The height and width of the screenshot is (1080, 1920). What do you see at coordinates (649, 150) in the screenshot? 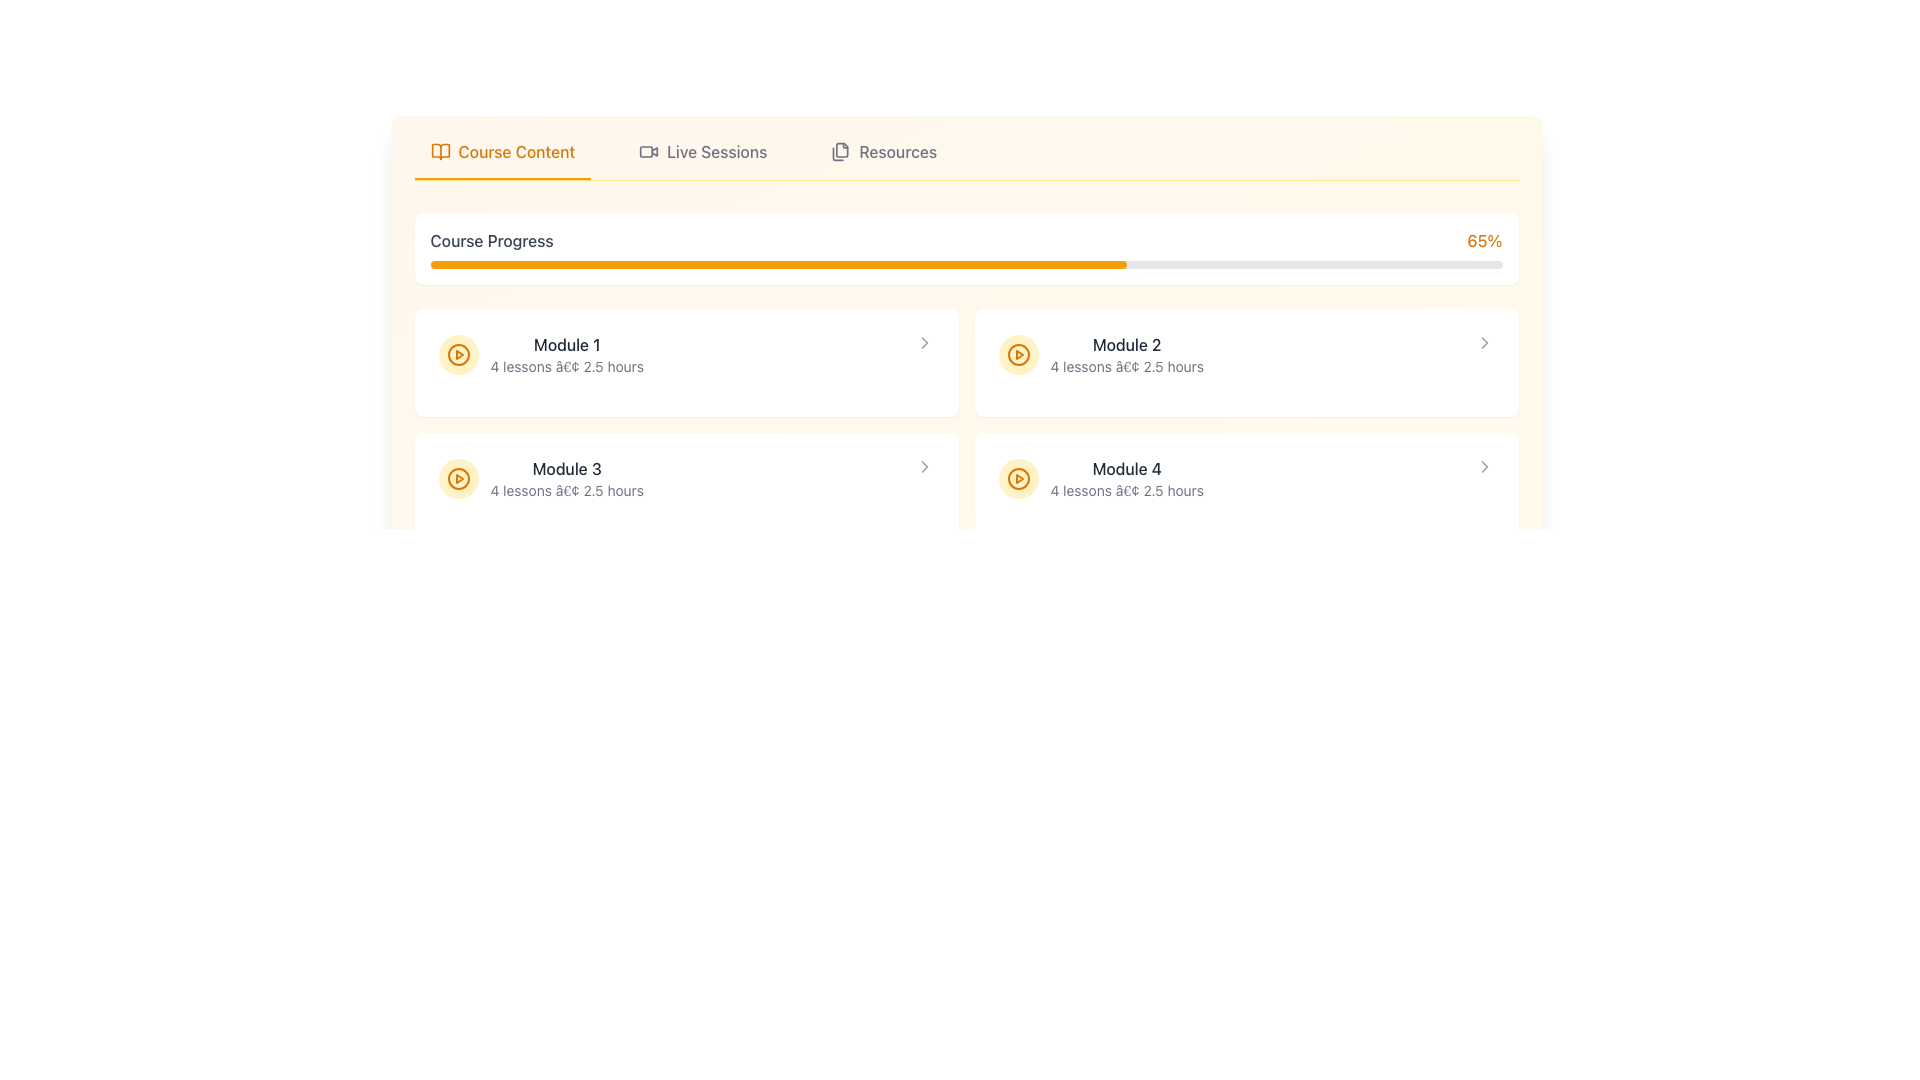
I see `the icon in the navigation area` at bounding box center [649, 150].